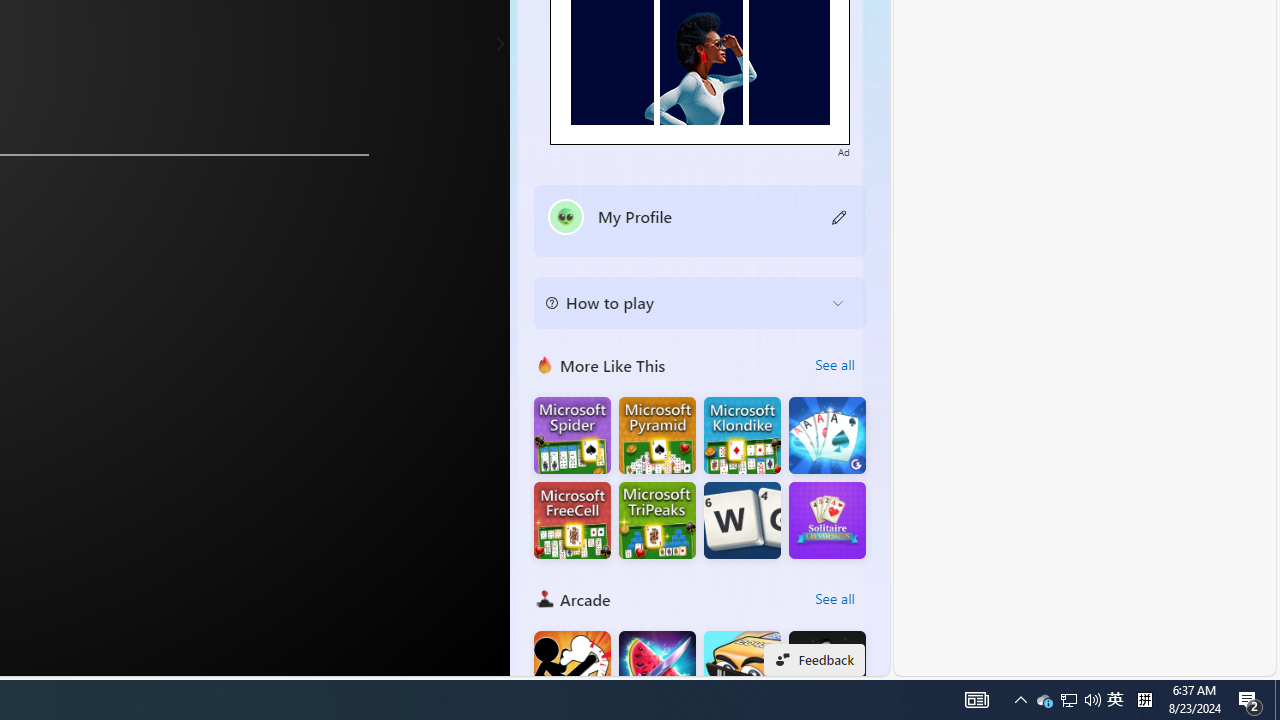 The image size is (1280, 720). Describe the element at coordinates (741, 519) in the screenshot. I see `'Microsoft Ultimate Word Games'` at that location.